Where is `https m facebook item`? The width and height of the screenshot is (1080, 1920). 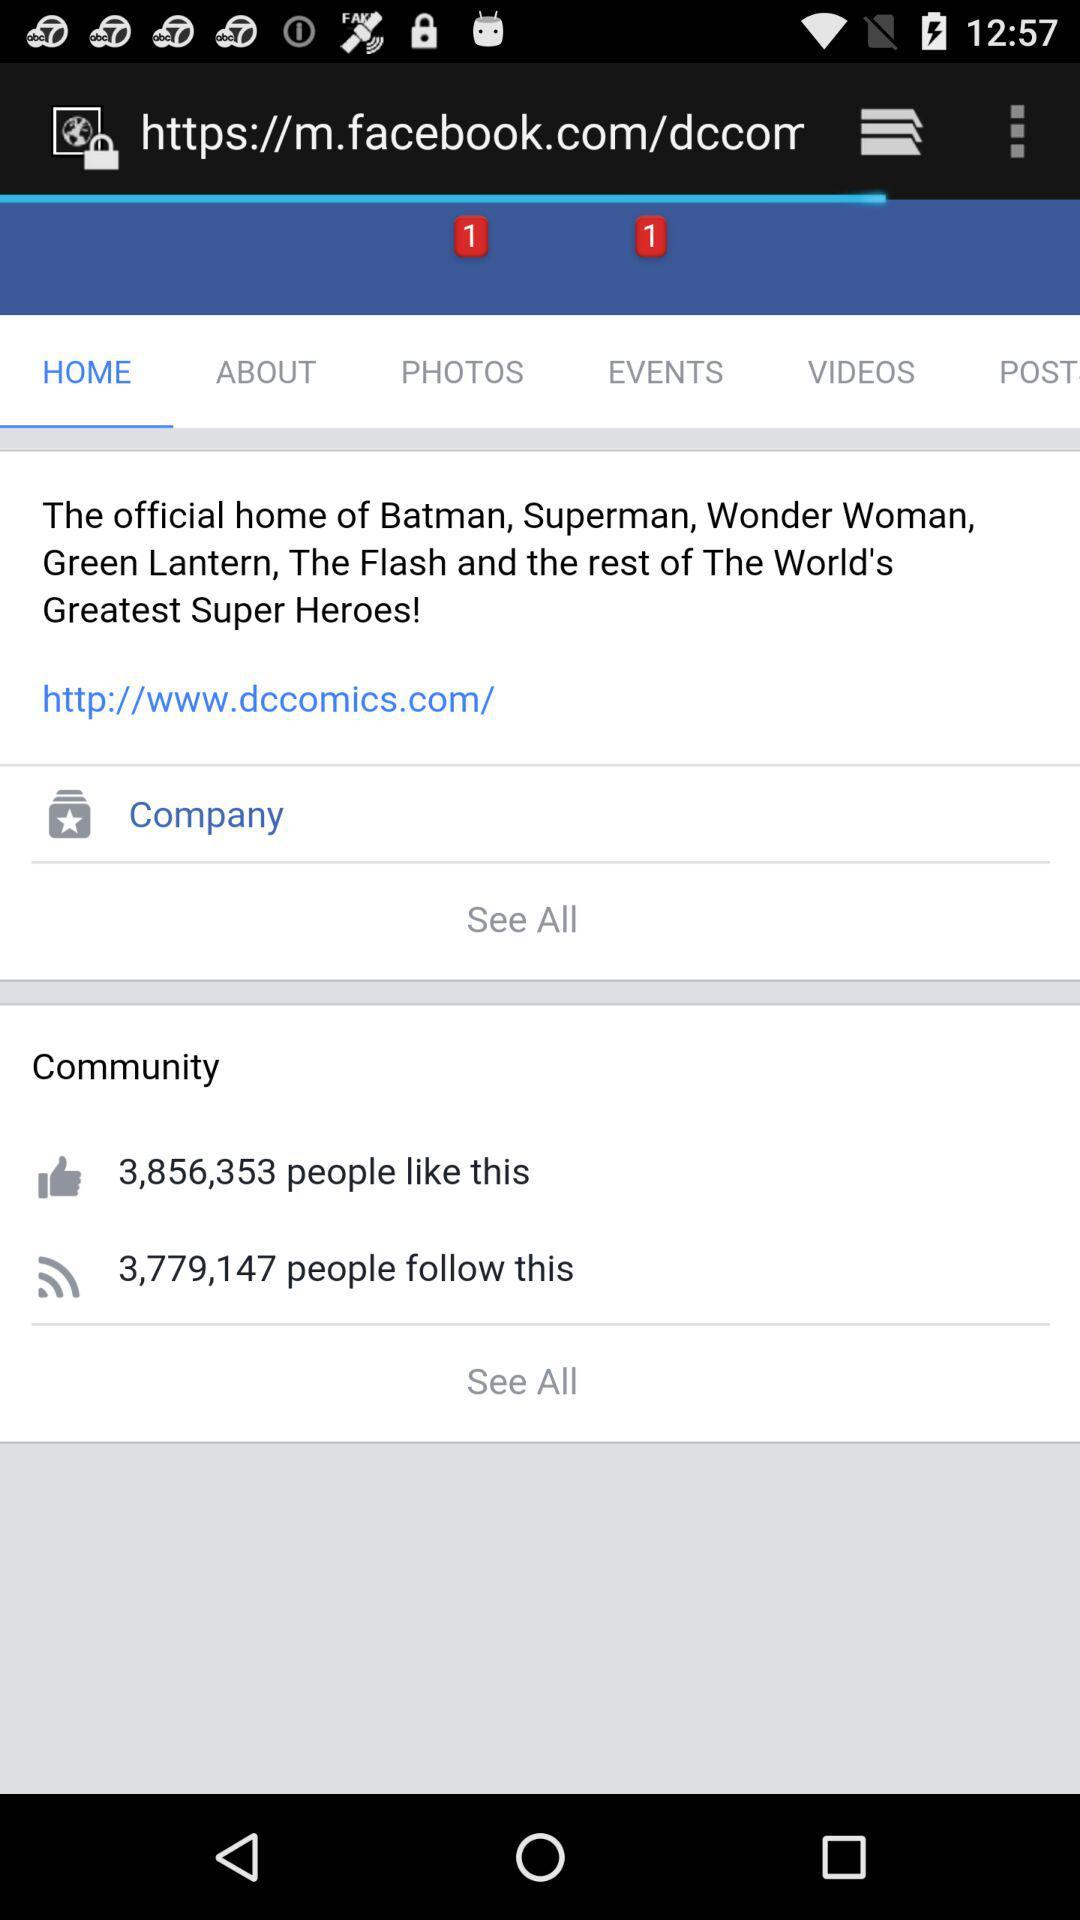 https m facebook item is located at coordinates (472, 130).